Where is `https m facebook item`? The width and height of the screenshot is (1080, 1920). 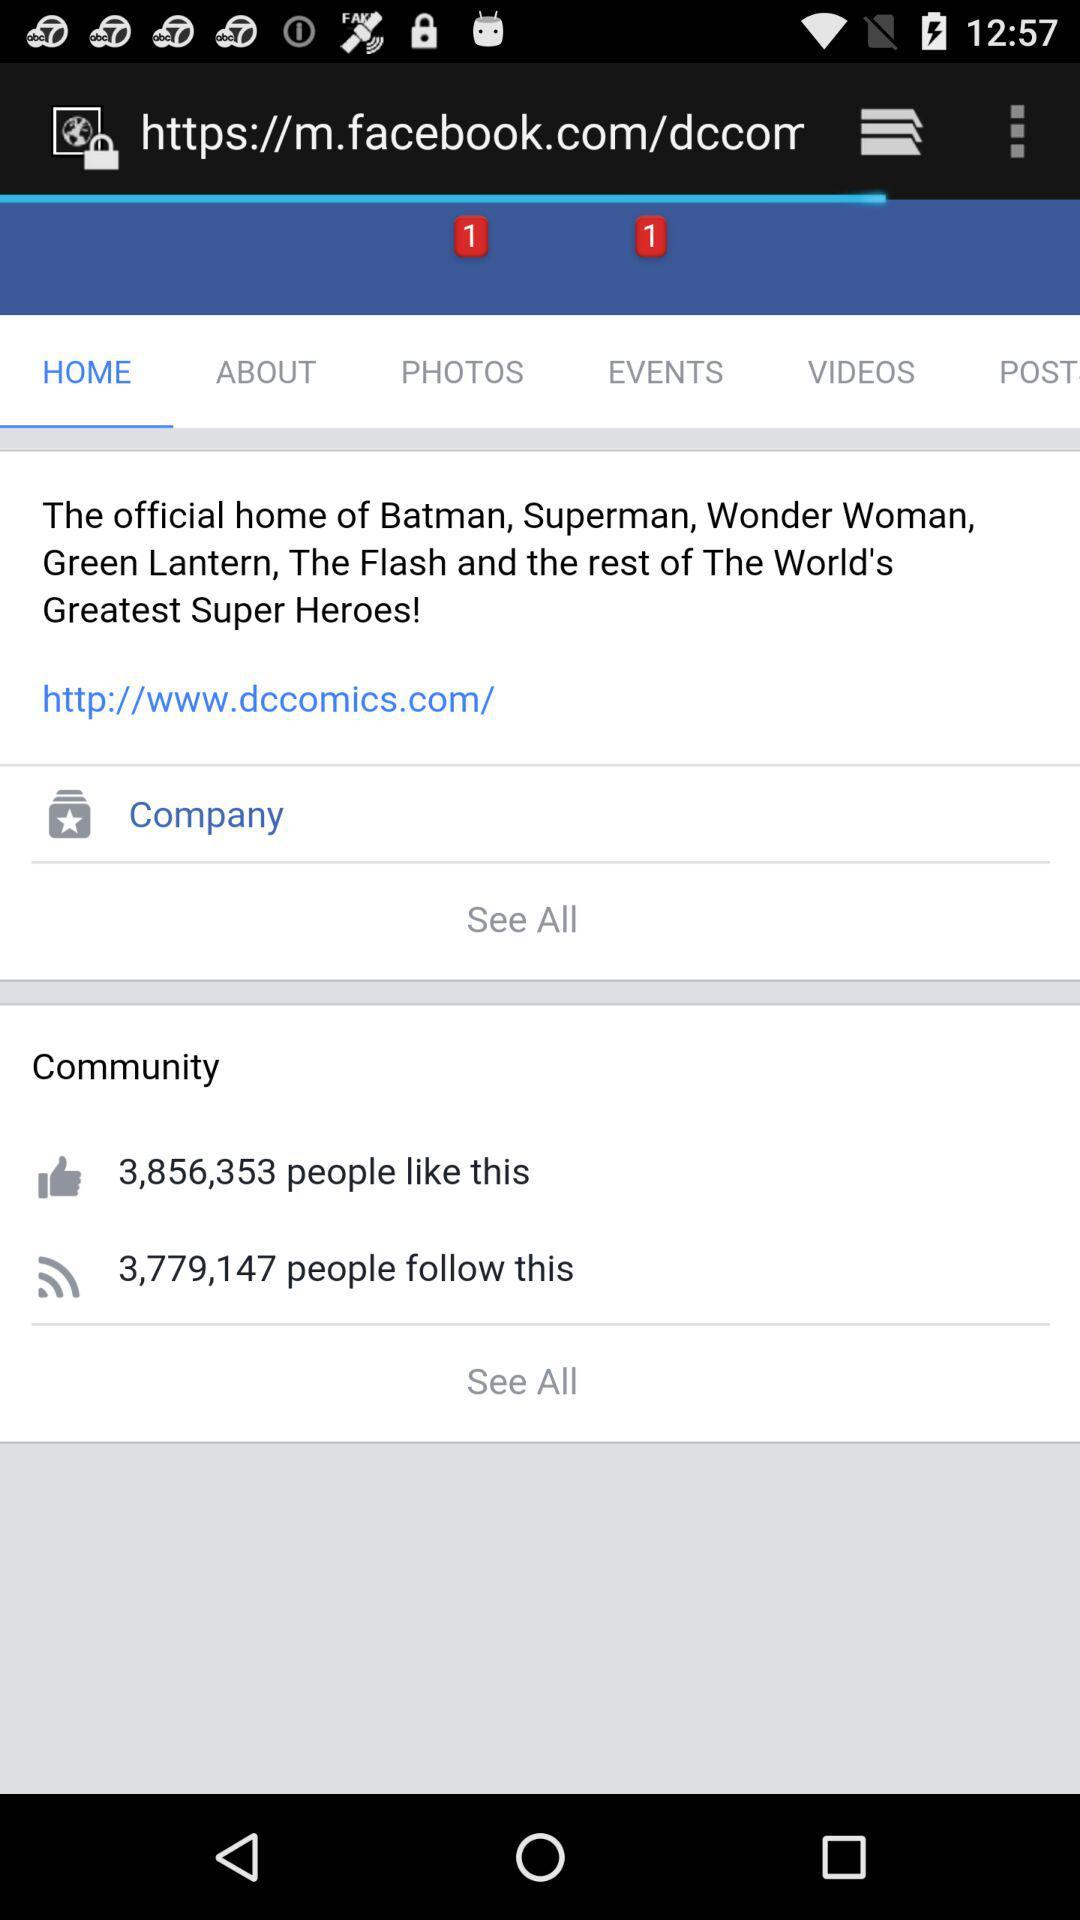 https m facebook item is located at coordinates (472, 130).